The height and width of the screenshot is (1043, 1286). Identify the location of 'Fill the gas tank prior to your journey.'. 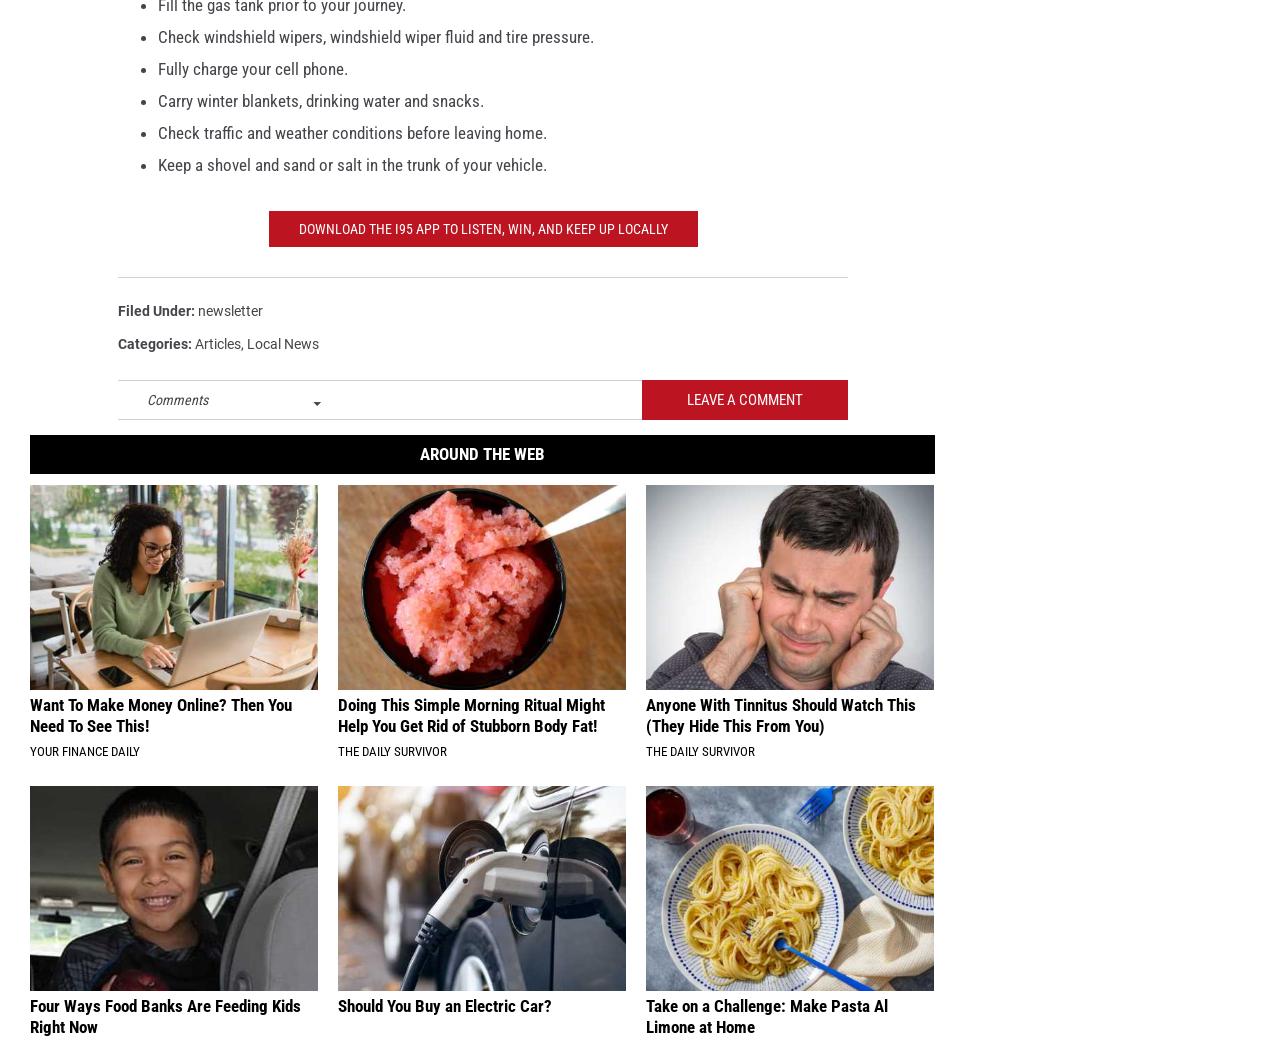
(158, 17).